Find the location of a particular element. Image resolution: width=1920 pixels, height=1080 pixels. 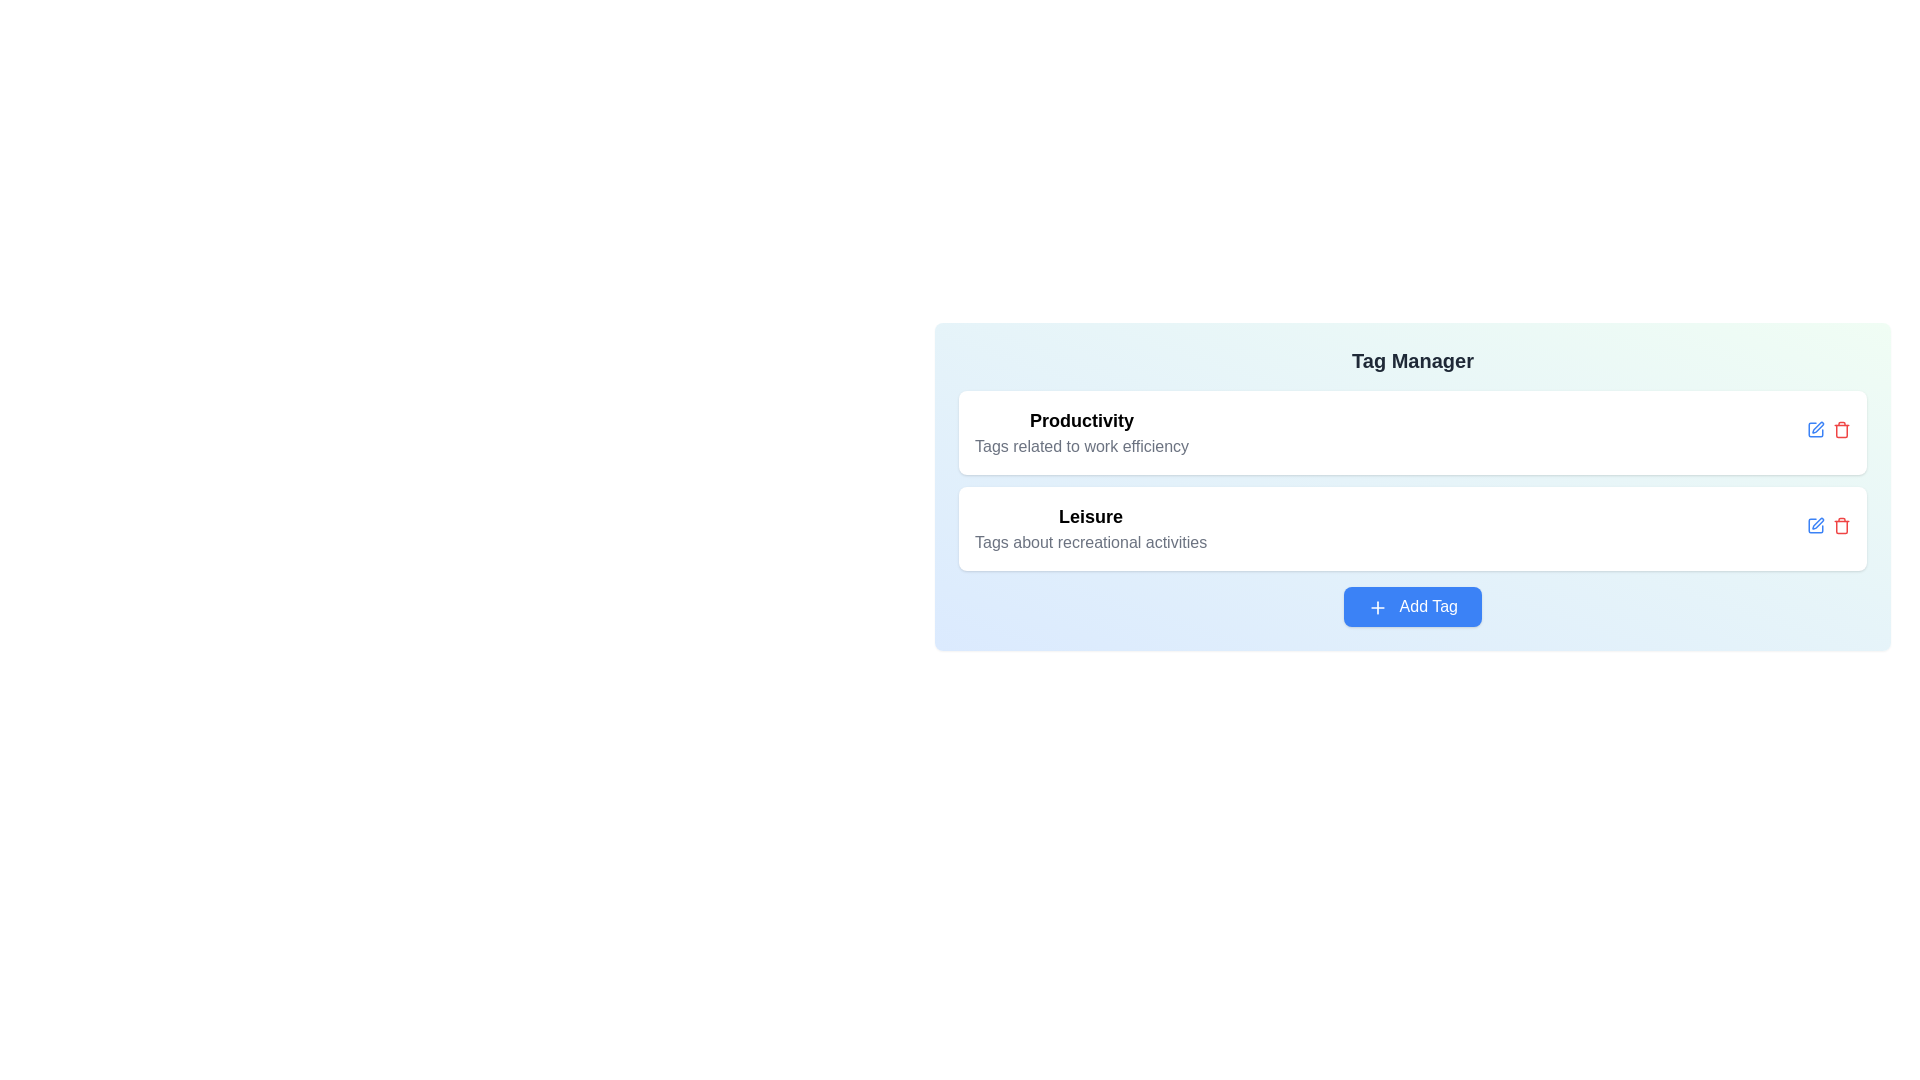

the 'Add Tag' button icon, which represents the function of adding or creating a new tag, located at the bottom center of the 'Tag Manager' interface is located at coordinates (1376, 605).